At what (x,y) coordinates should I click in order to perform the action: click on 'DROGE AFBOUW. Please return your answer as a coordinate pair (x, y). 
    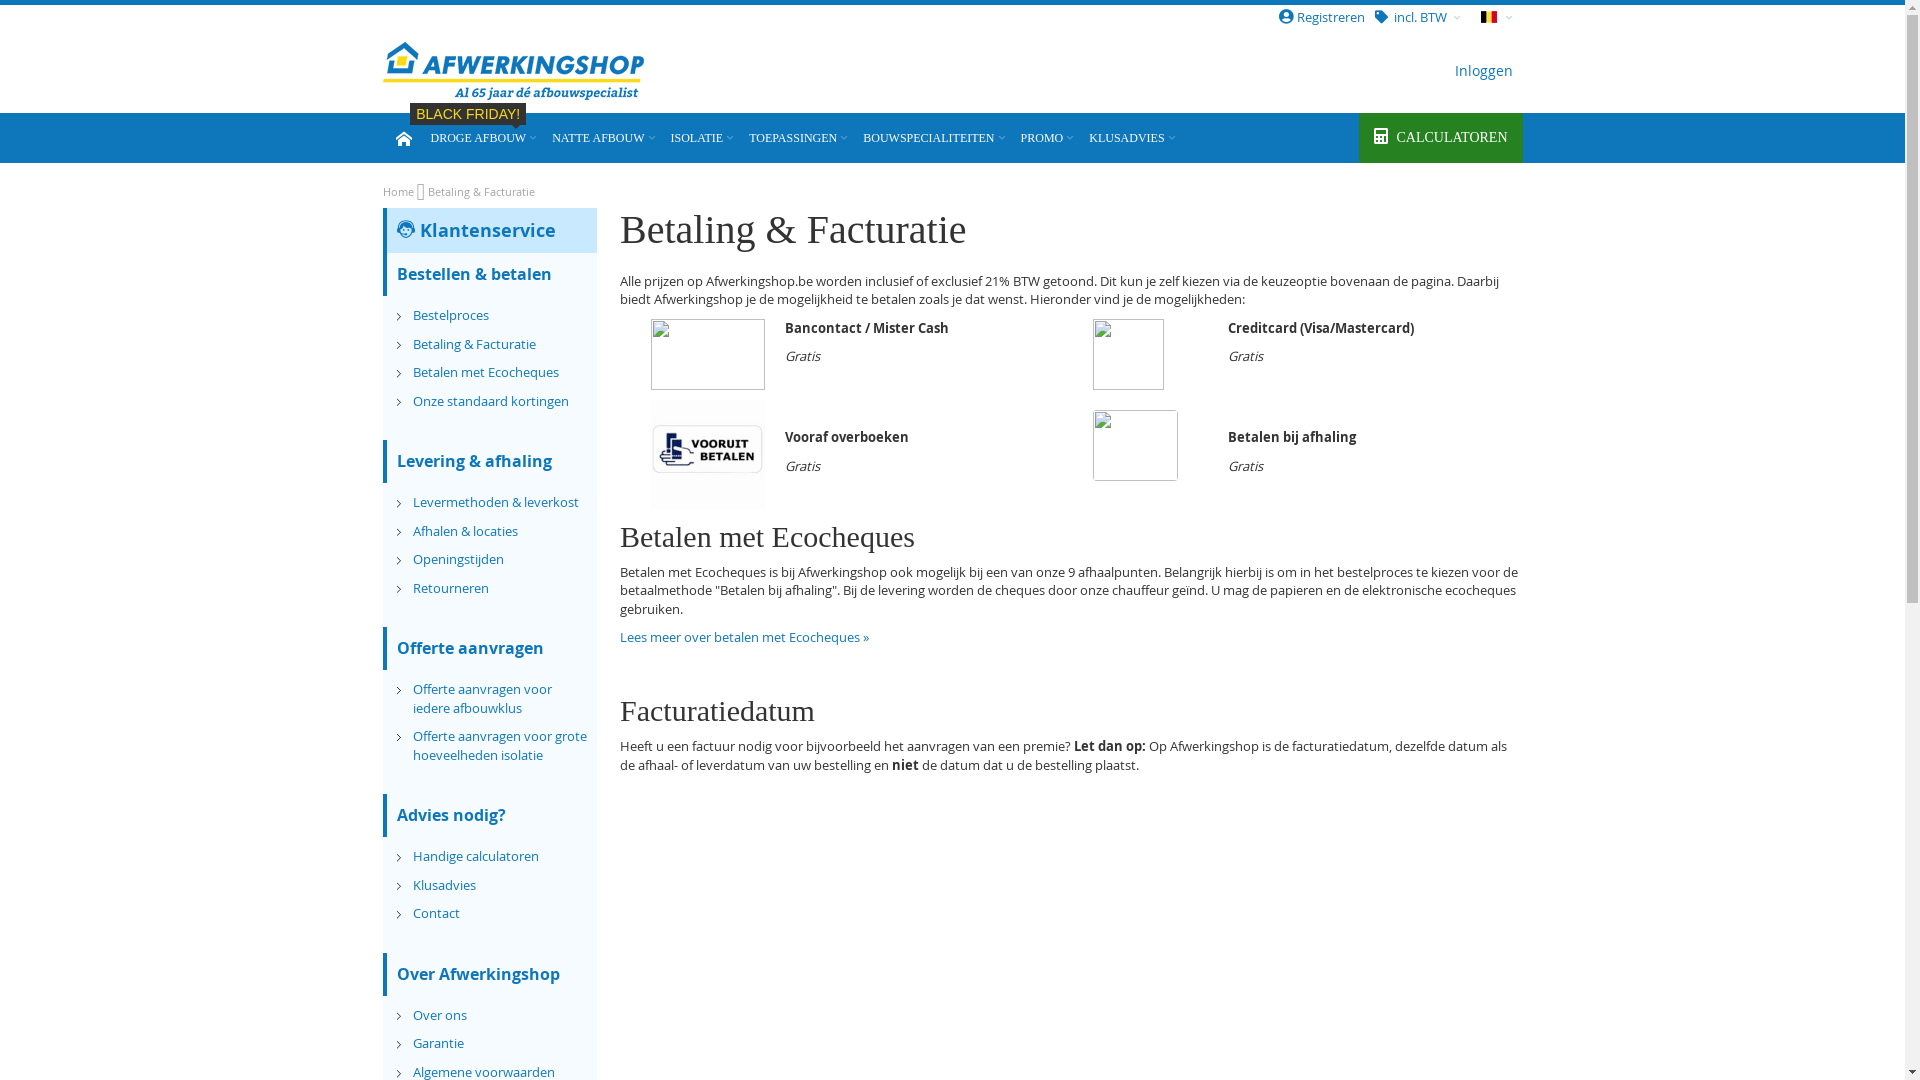
    Looking at the image, I should click on (484, 137).